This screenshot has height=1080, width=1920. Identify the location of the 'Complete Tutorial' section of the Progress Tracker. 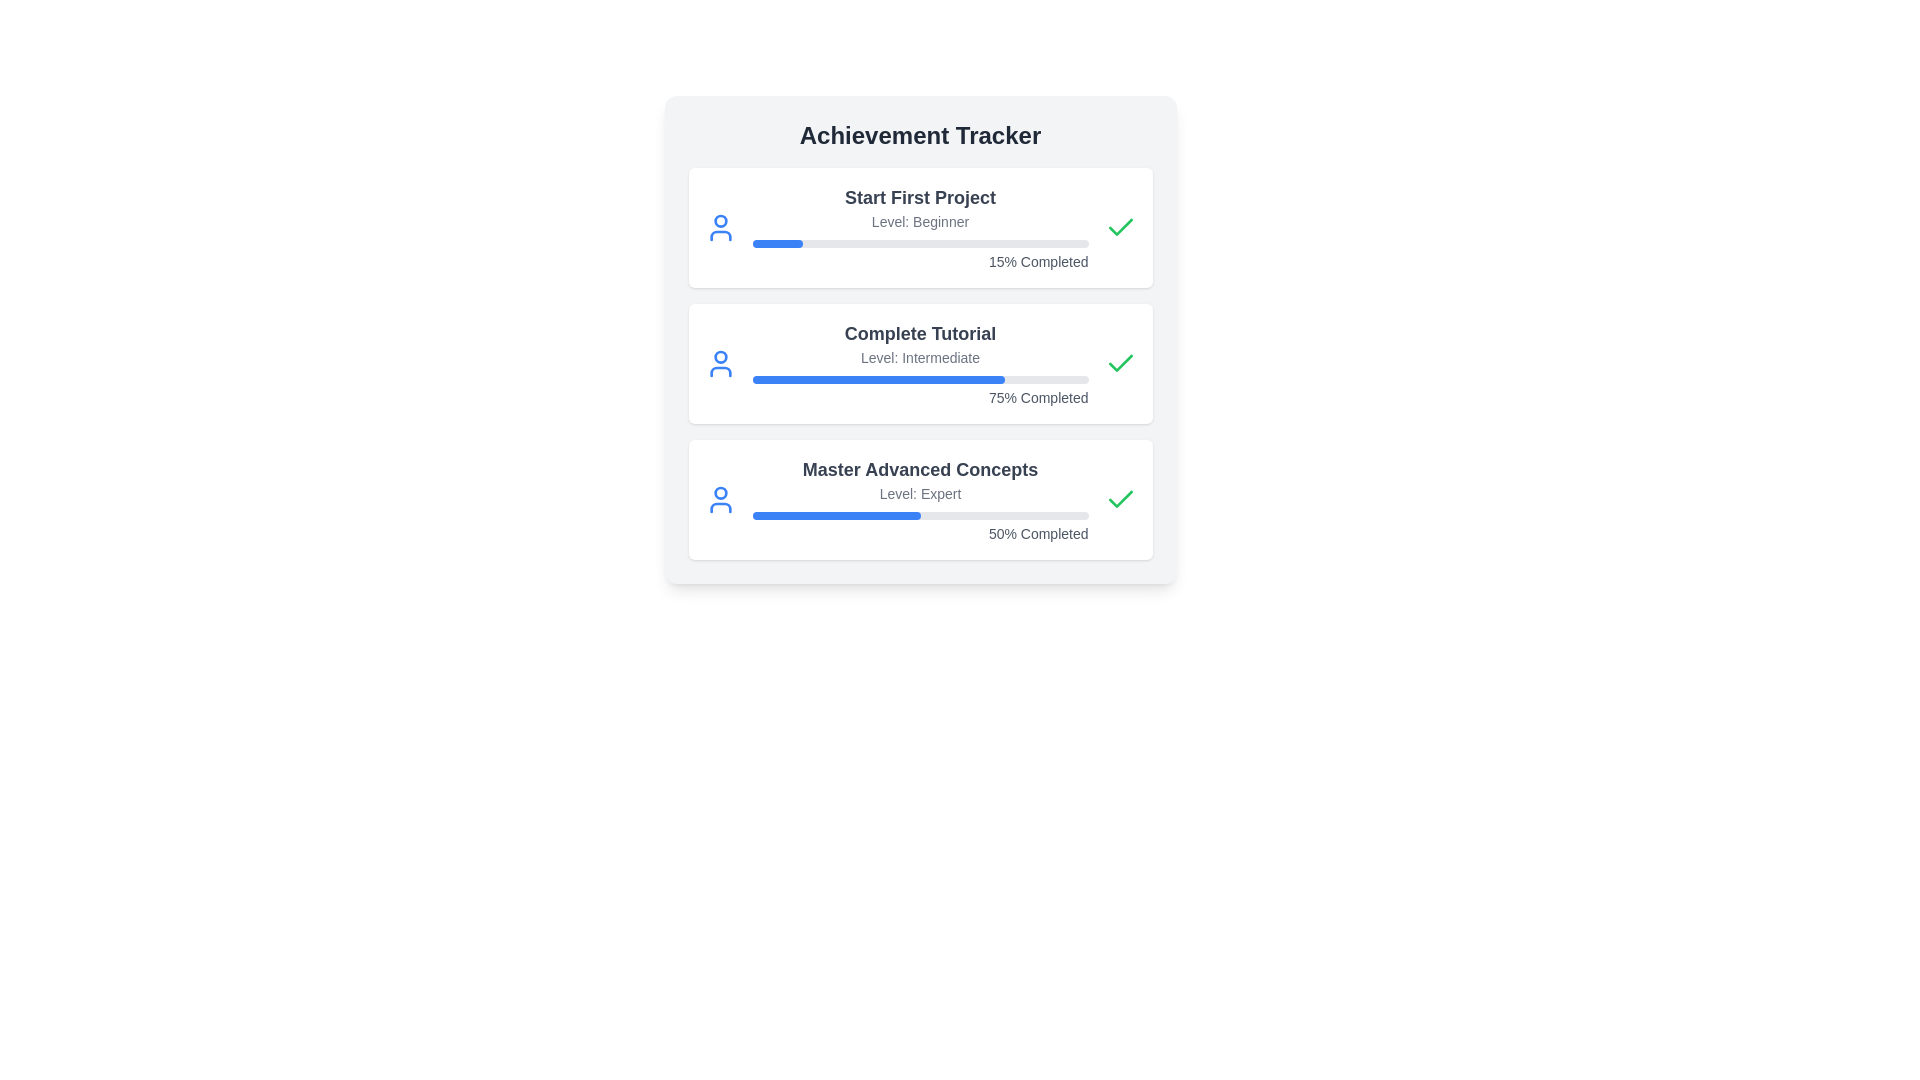
(919, 363).